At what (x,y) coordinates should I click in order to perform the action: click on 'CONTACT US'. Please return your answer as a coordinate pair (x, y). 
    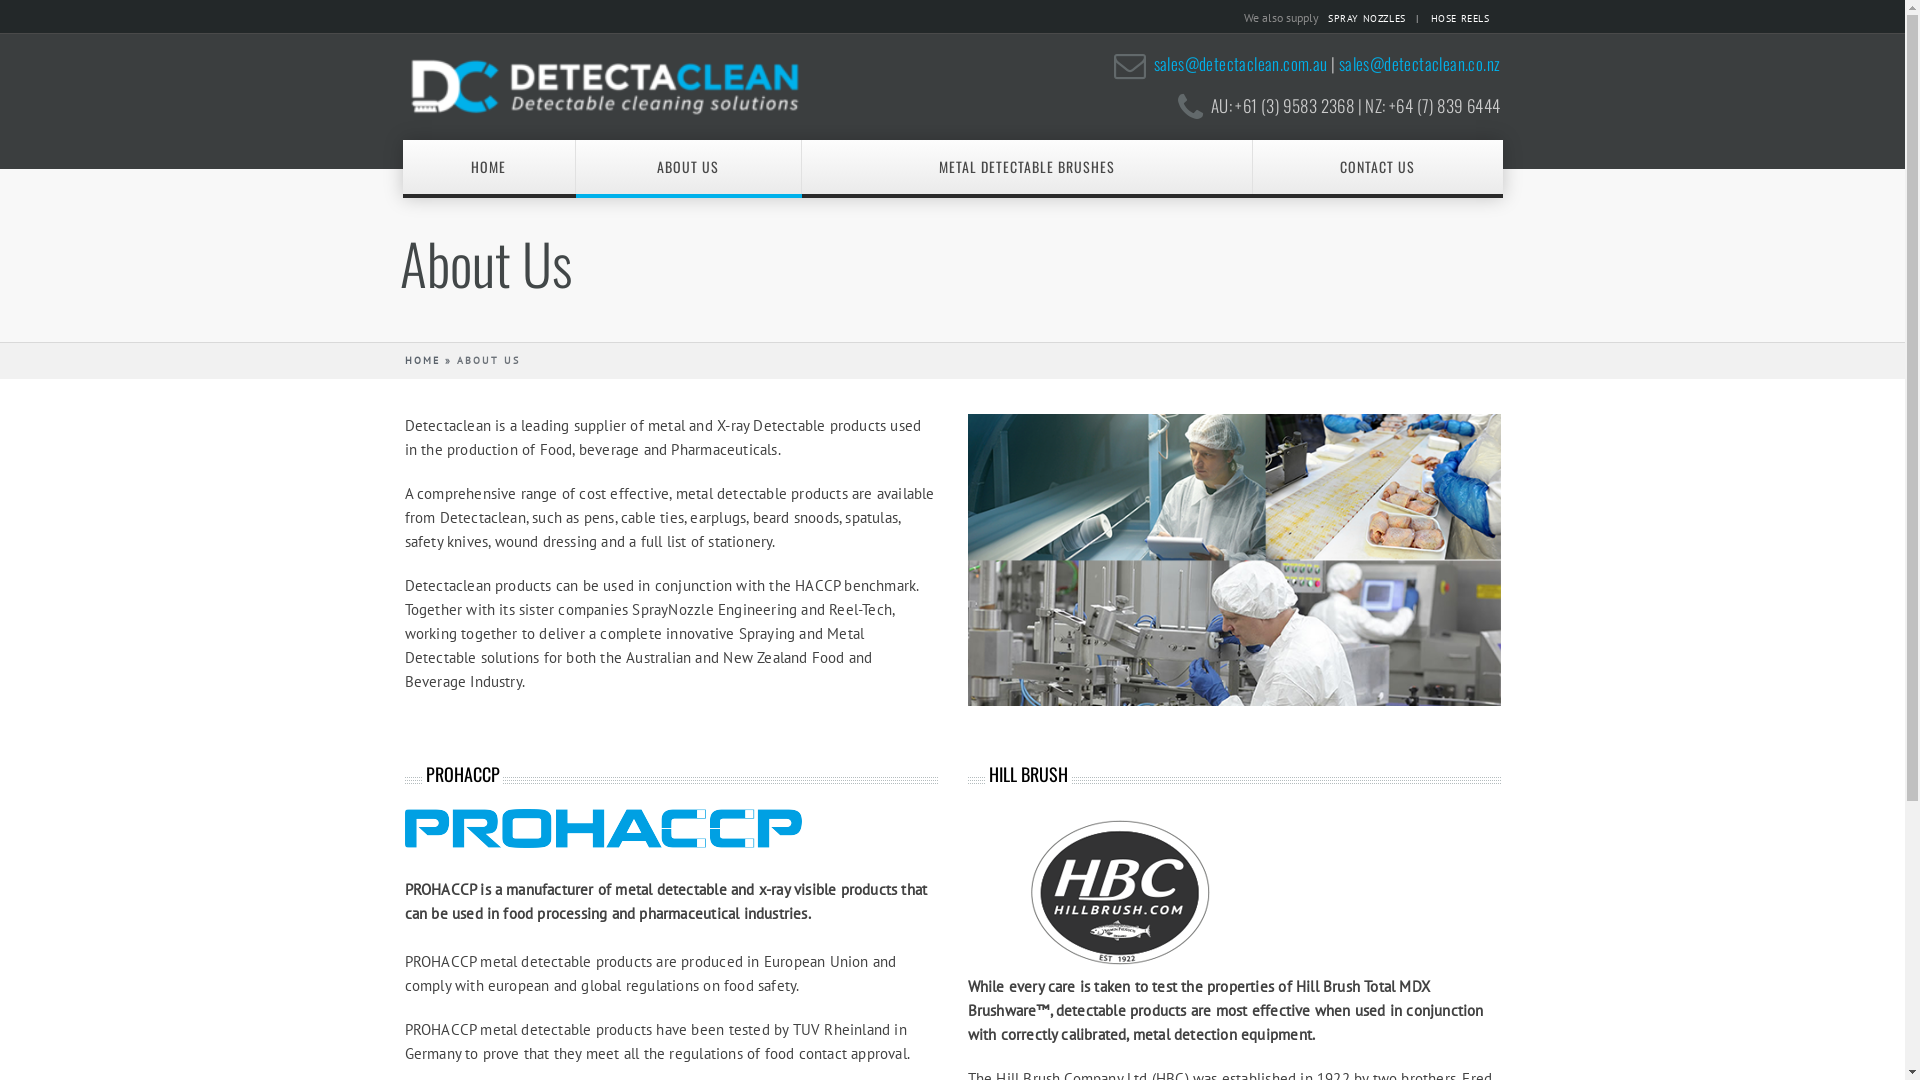
    Looking at the image, I should click on (1376, 165).